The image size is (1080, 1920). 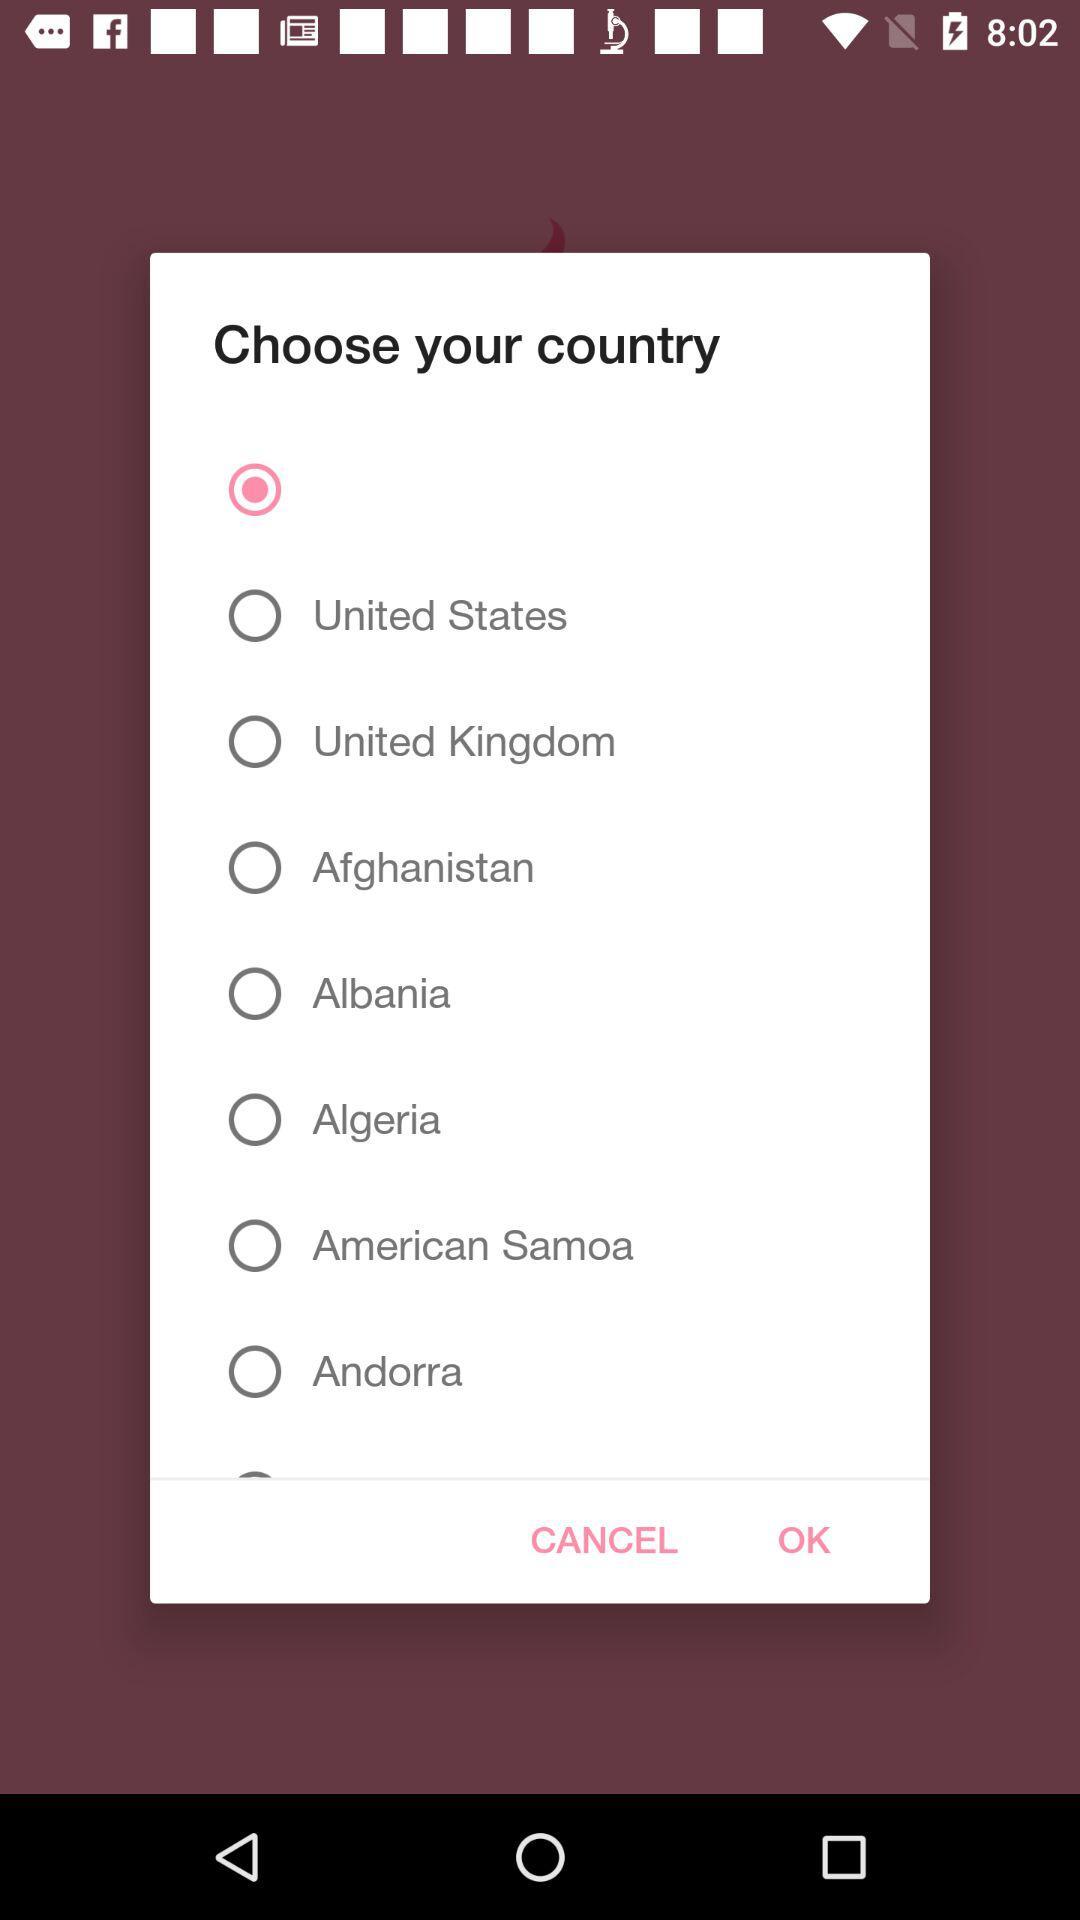 What do you see at coordinates (465, 1244) in the screenshot?
I see `american samoa item` at bounding box center [465, 1244].